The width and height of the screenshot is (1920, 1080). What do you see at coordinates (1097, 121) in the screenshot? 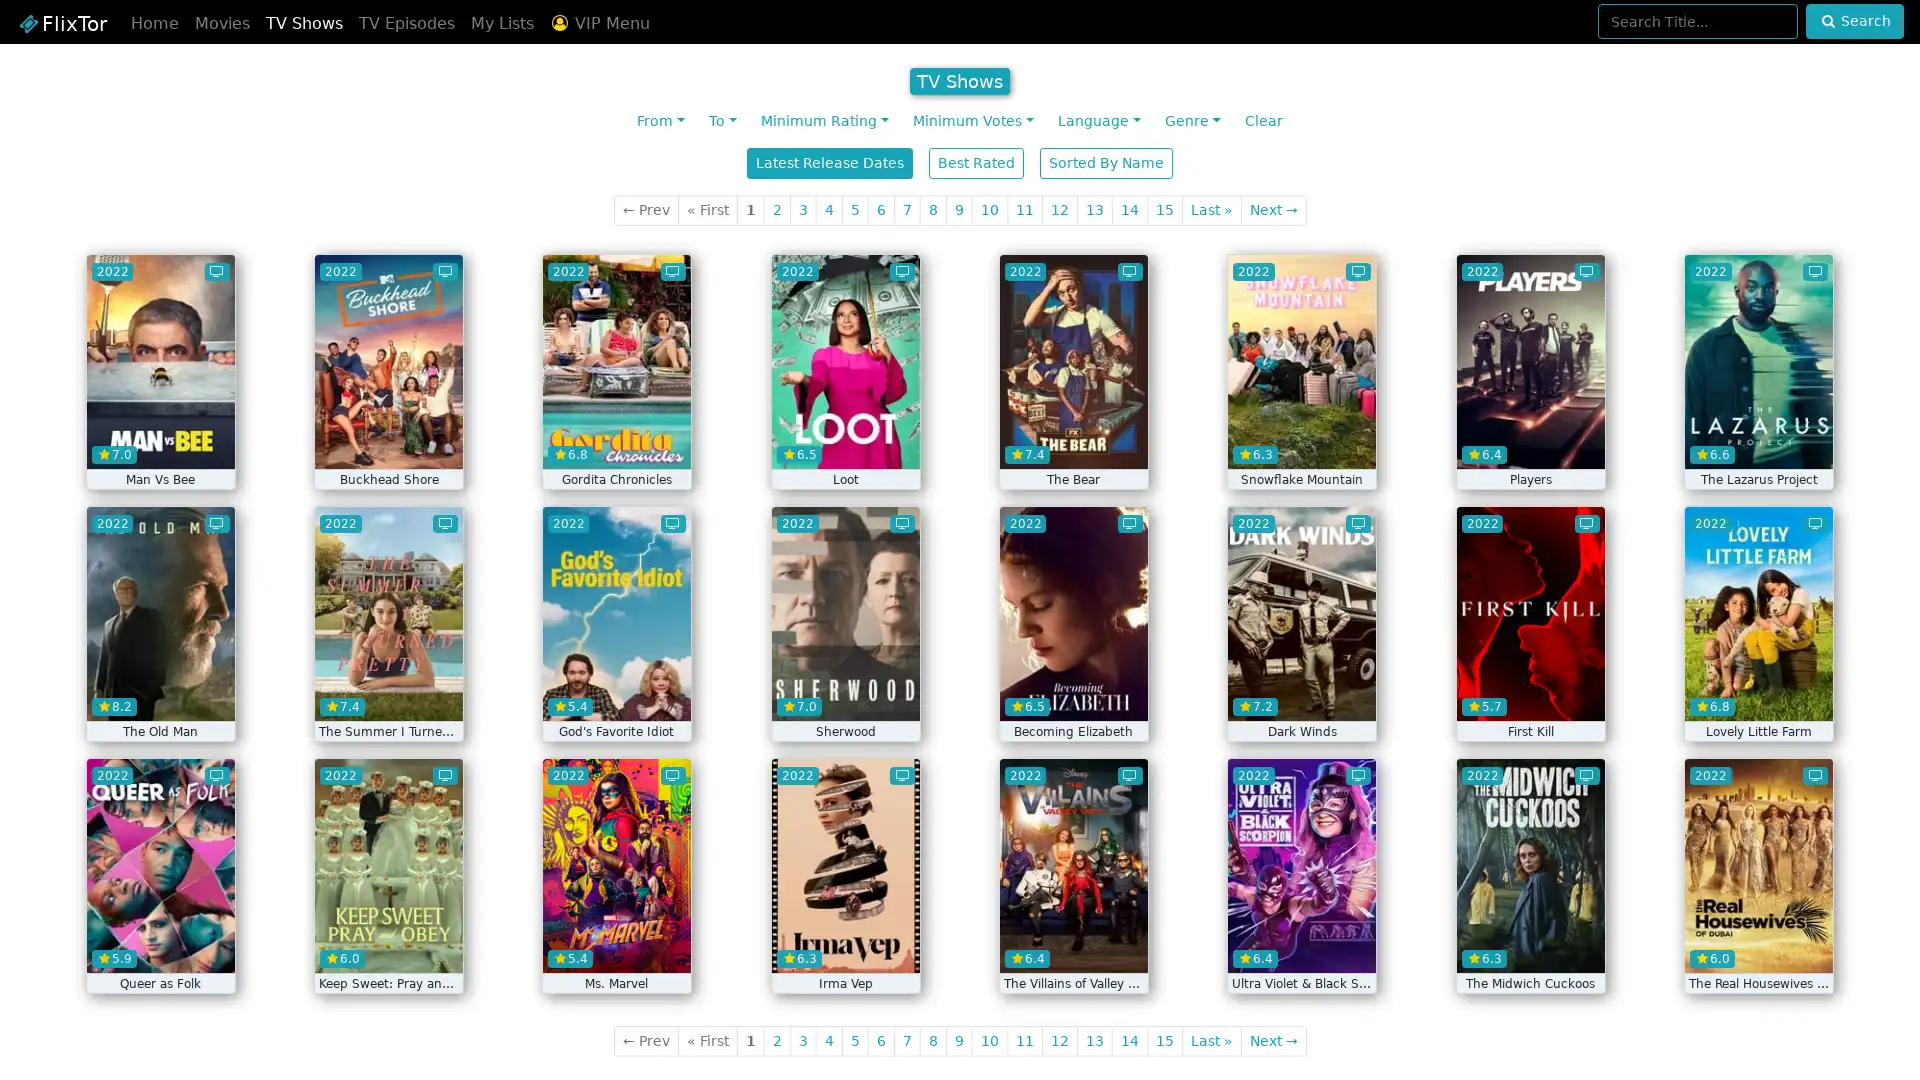
I see `Language` at bounding box center [1097, 121].